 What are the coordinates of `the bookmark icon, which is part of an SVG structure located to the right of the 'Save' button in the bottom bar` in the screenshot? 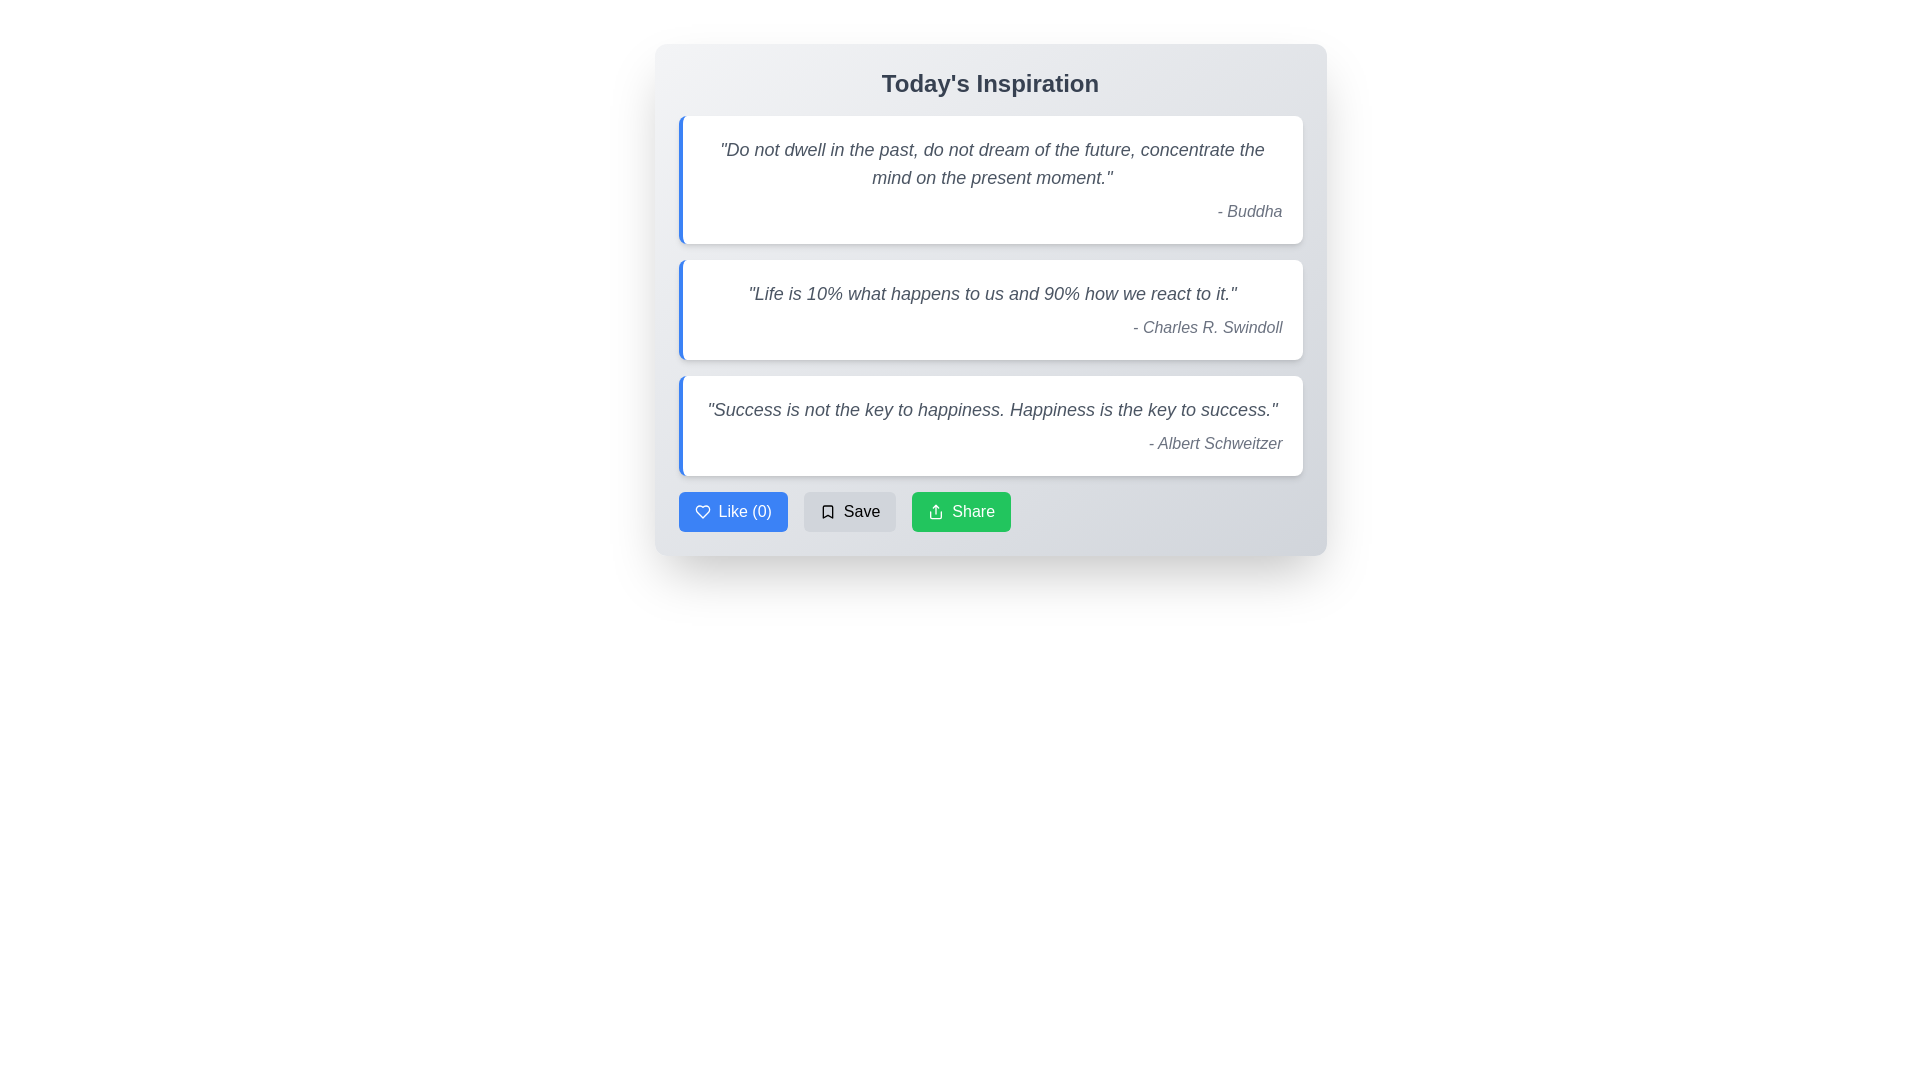 It's located at (827, 511).